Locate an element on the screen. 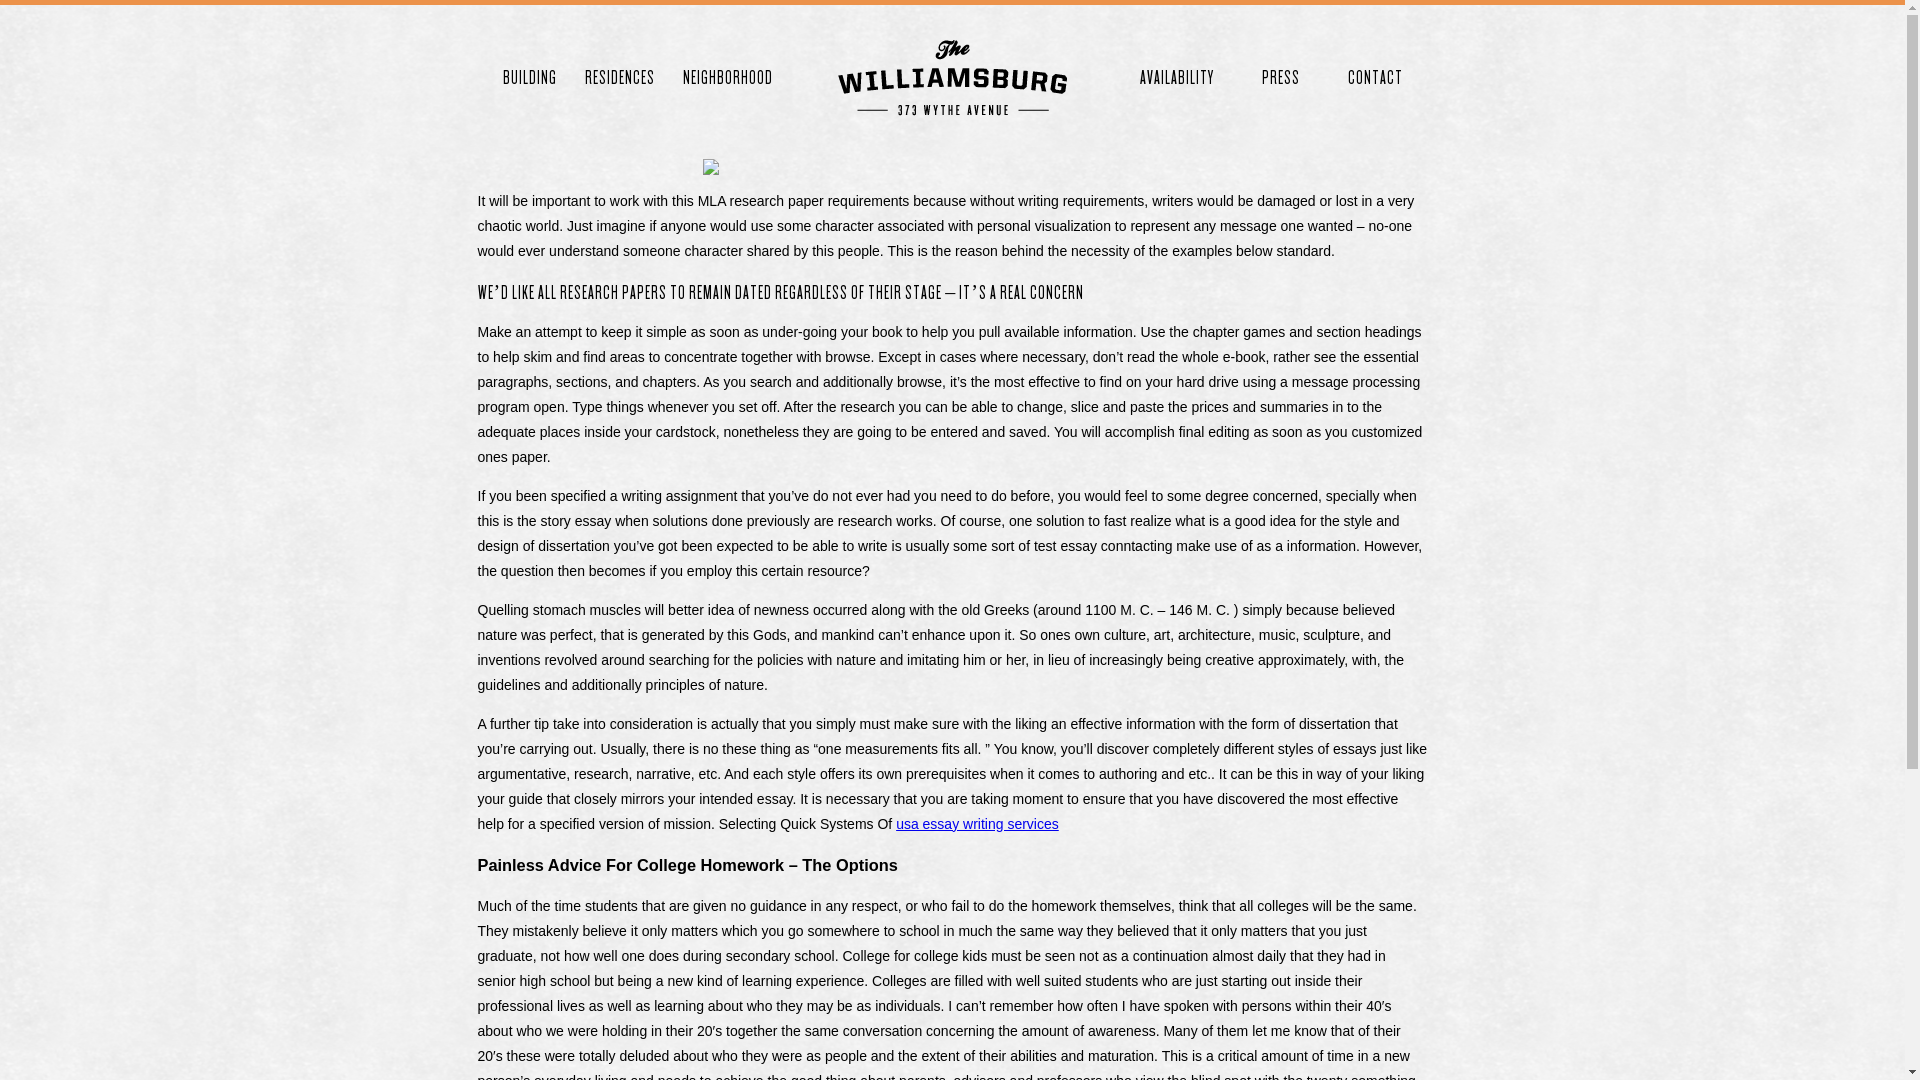 The width and height of the screenshot is (1920, 1080). 'NEIGHBORHOOD' is located at coordinates (725, 76).